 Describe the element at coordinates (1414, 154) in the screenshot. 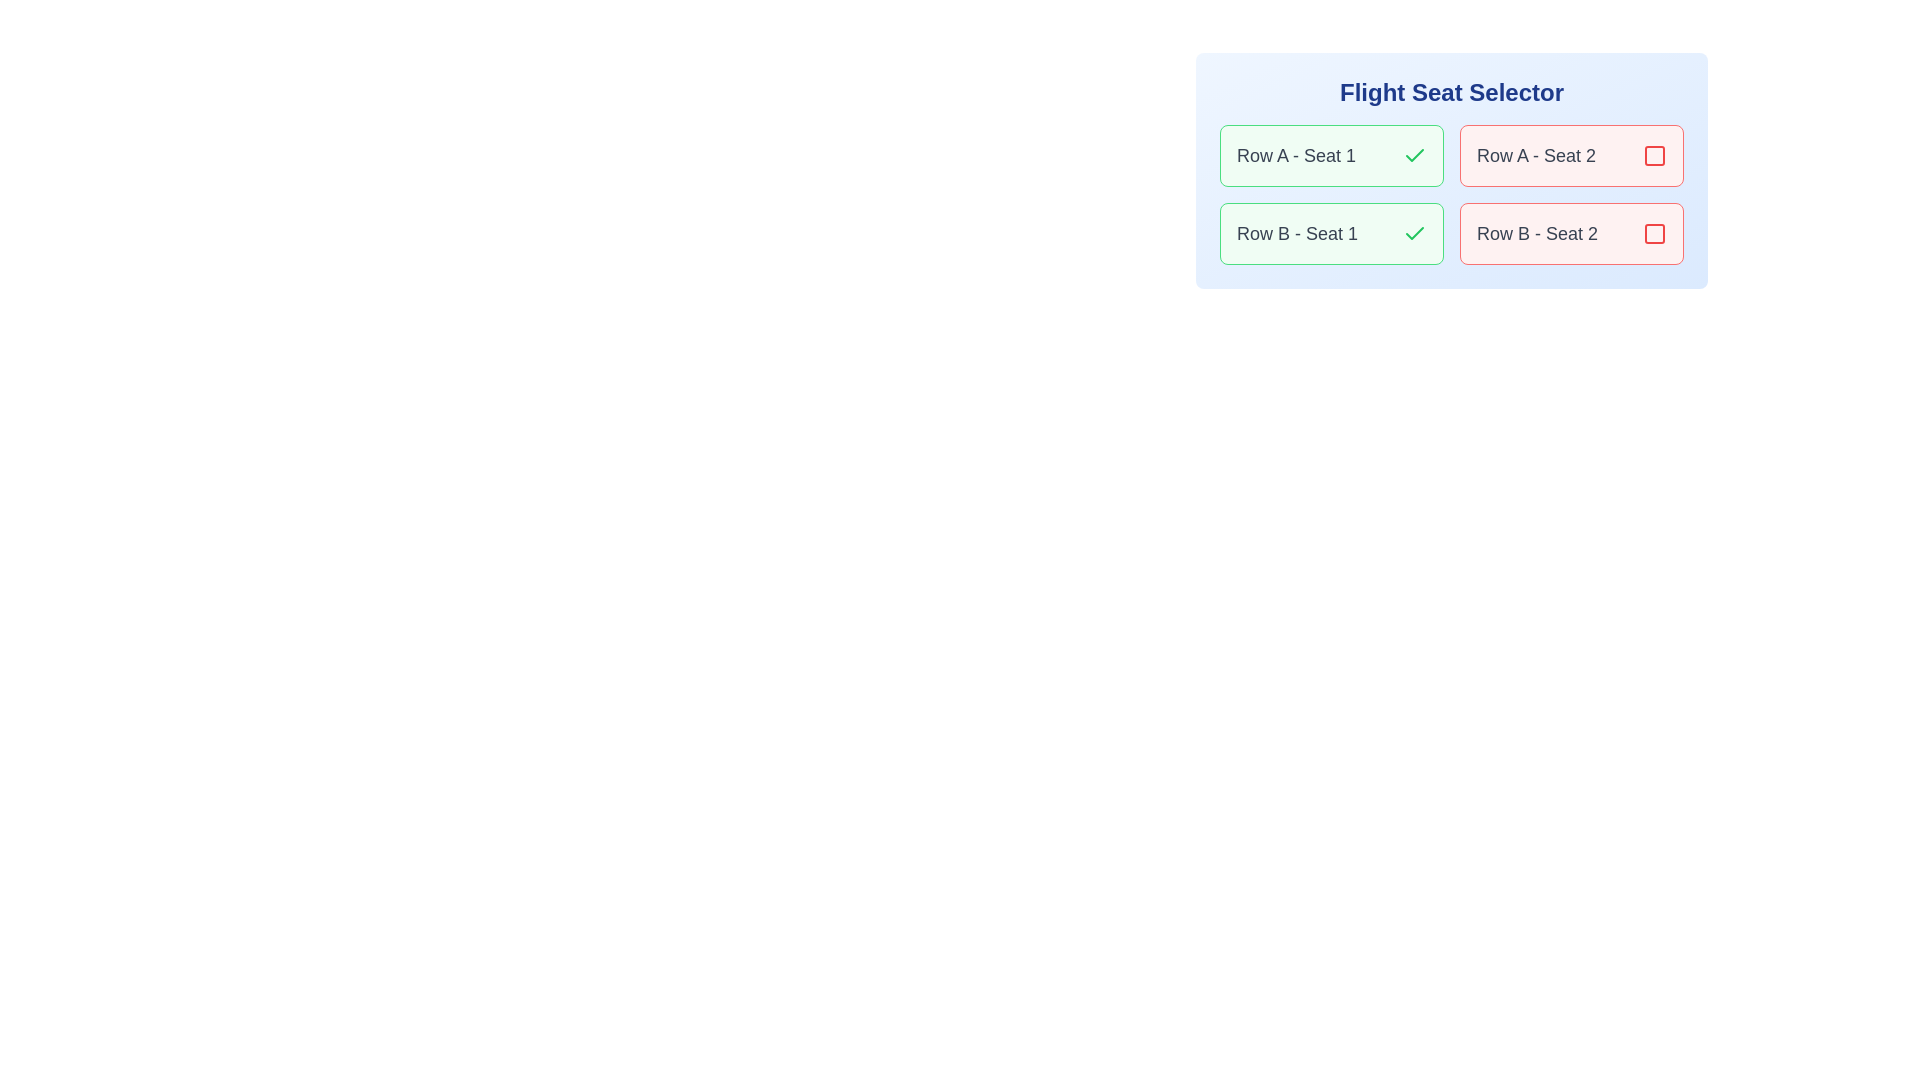

I see `the visual confirmation icon for 'Row A - Seat 1'` at that location.